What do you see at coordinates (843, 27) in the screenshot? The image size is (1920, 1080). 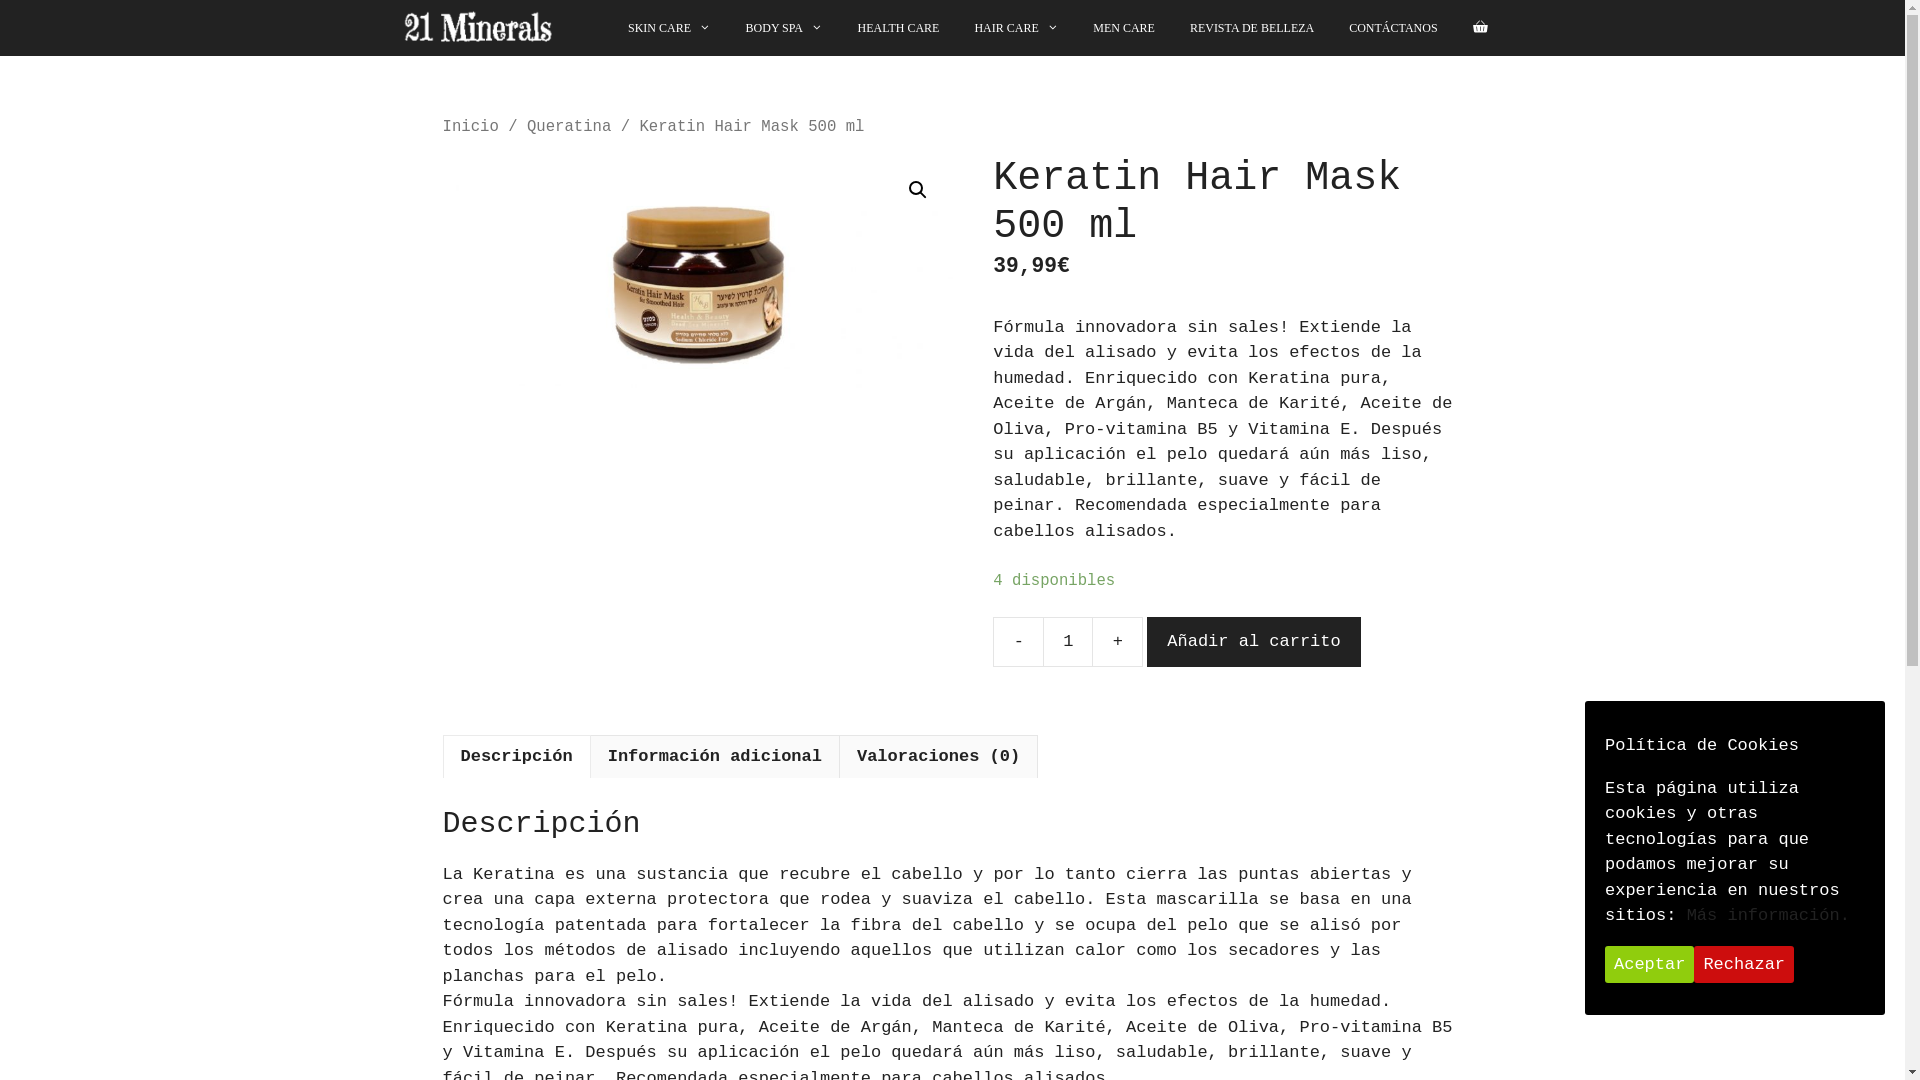 I see `'HEALTH CARE'` at bounding box center [843, 27].